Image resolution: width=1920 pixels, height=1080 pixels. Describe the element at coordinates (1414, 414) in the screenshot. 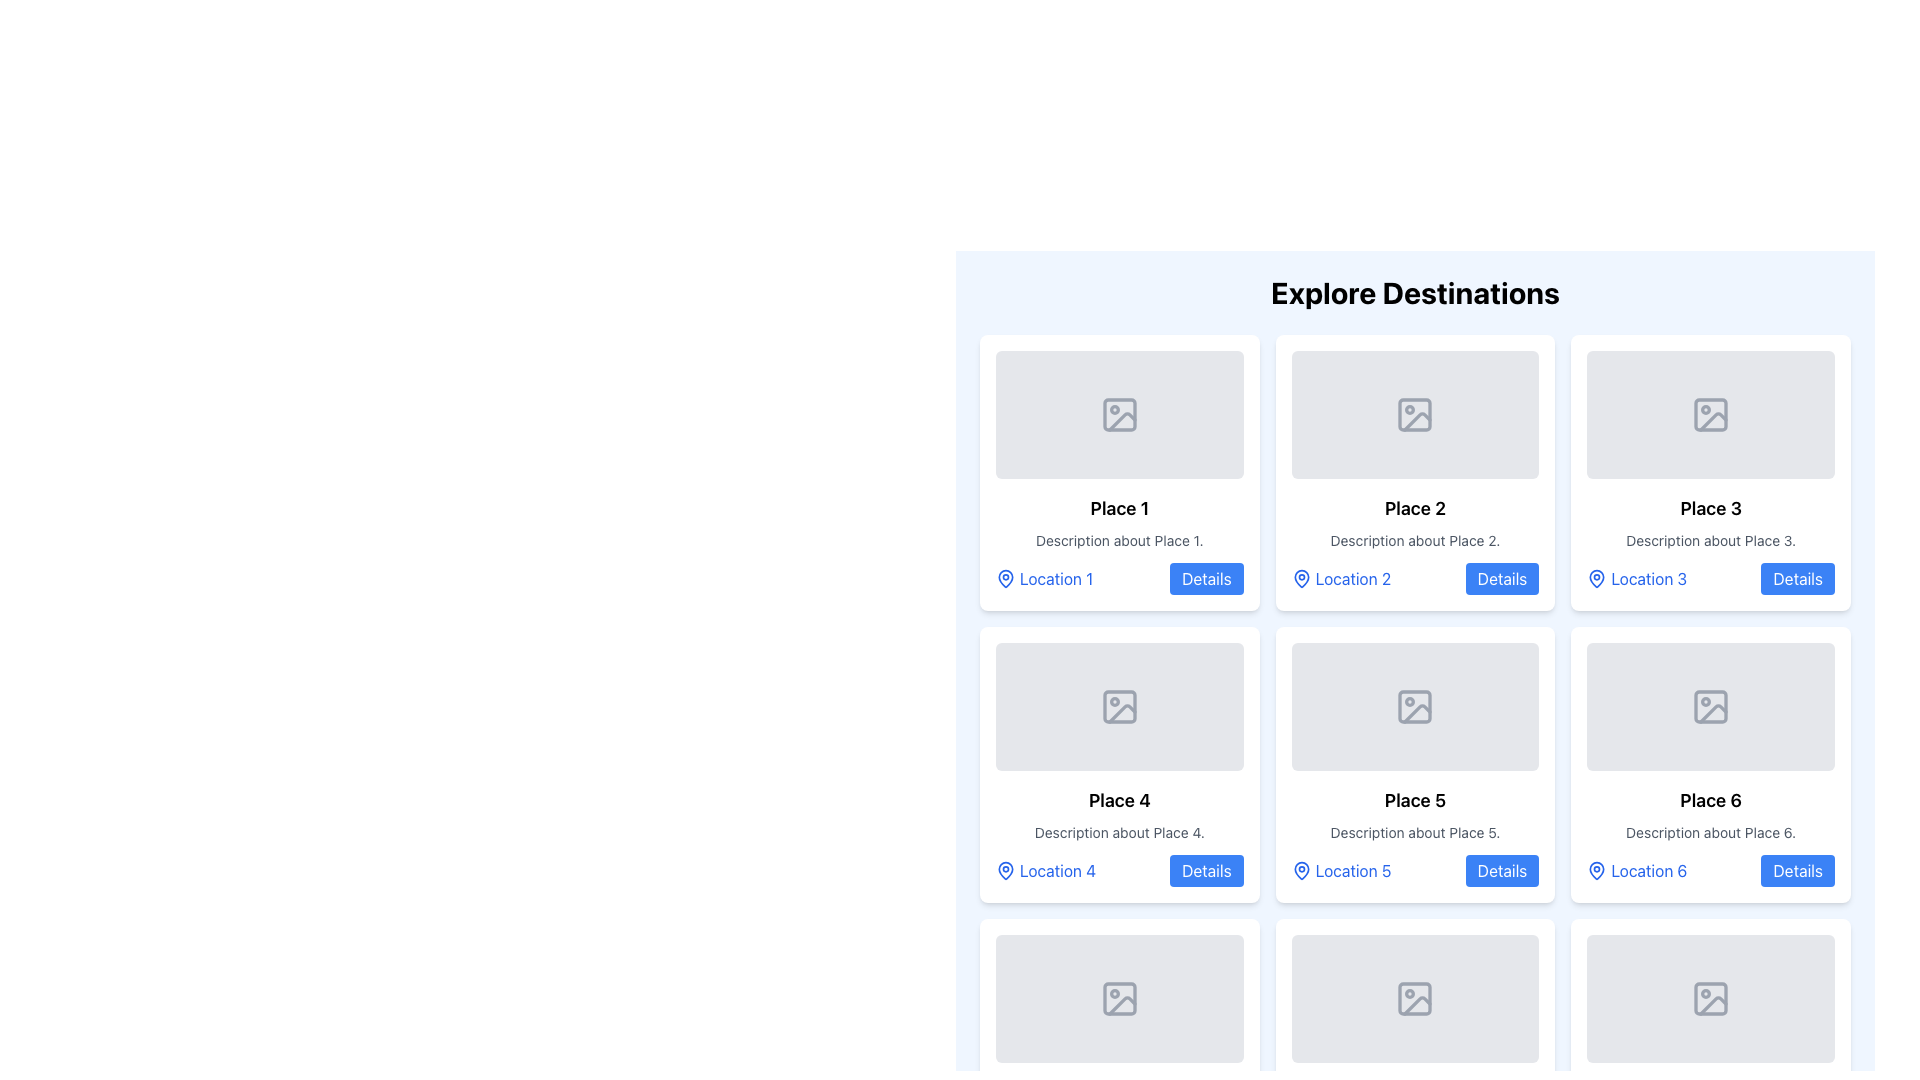

I see `the decorative SVG rectangle within the image icon at the top center of the 'Place 2' card` at that location.